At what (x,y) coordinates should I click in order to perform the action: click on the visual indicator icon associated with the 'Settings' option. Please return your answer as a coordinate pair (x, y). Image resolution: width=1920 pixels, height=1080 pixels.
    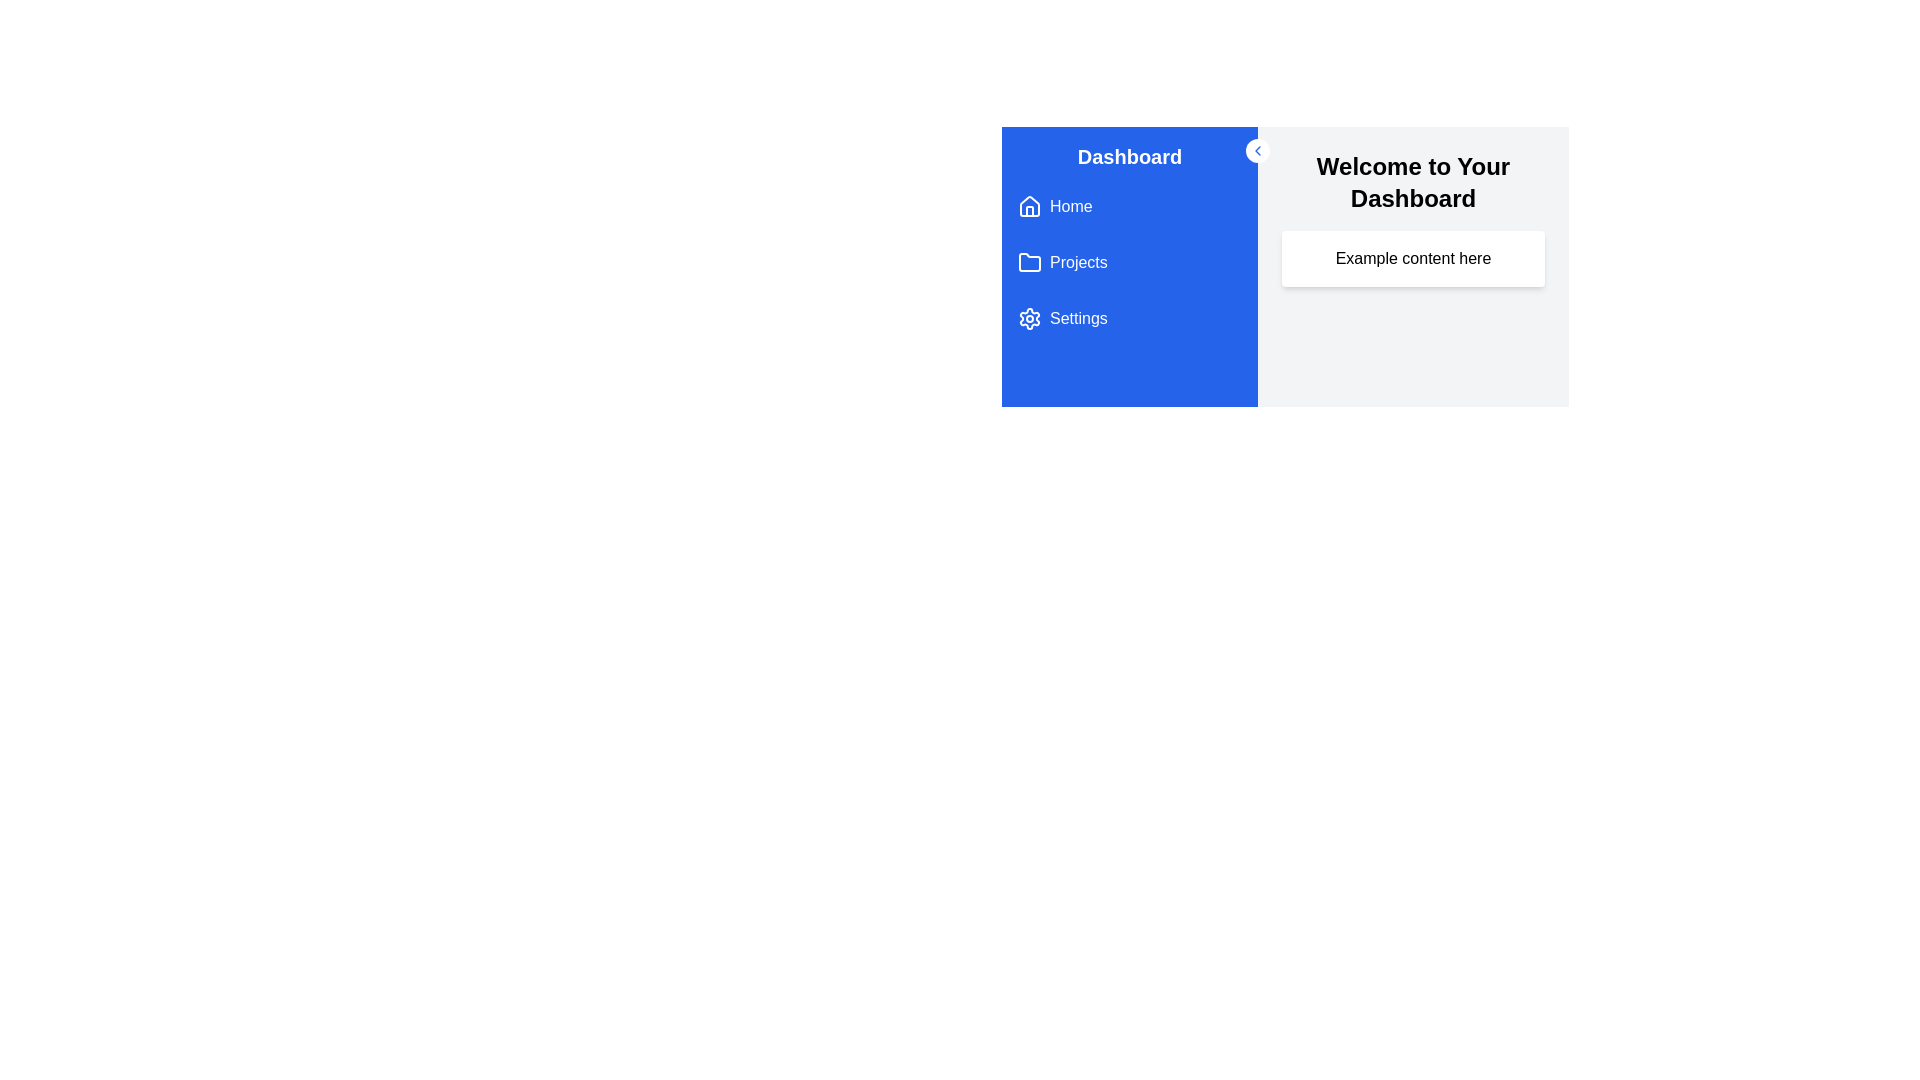
    Looking at the image, I should click on (1030, 318).